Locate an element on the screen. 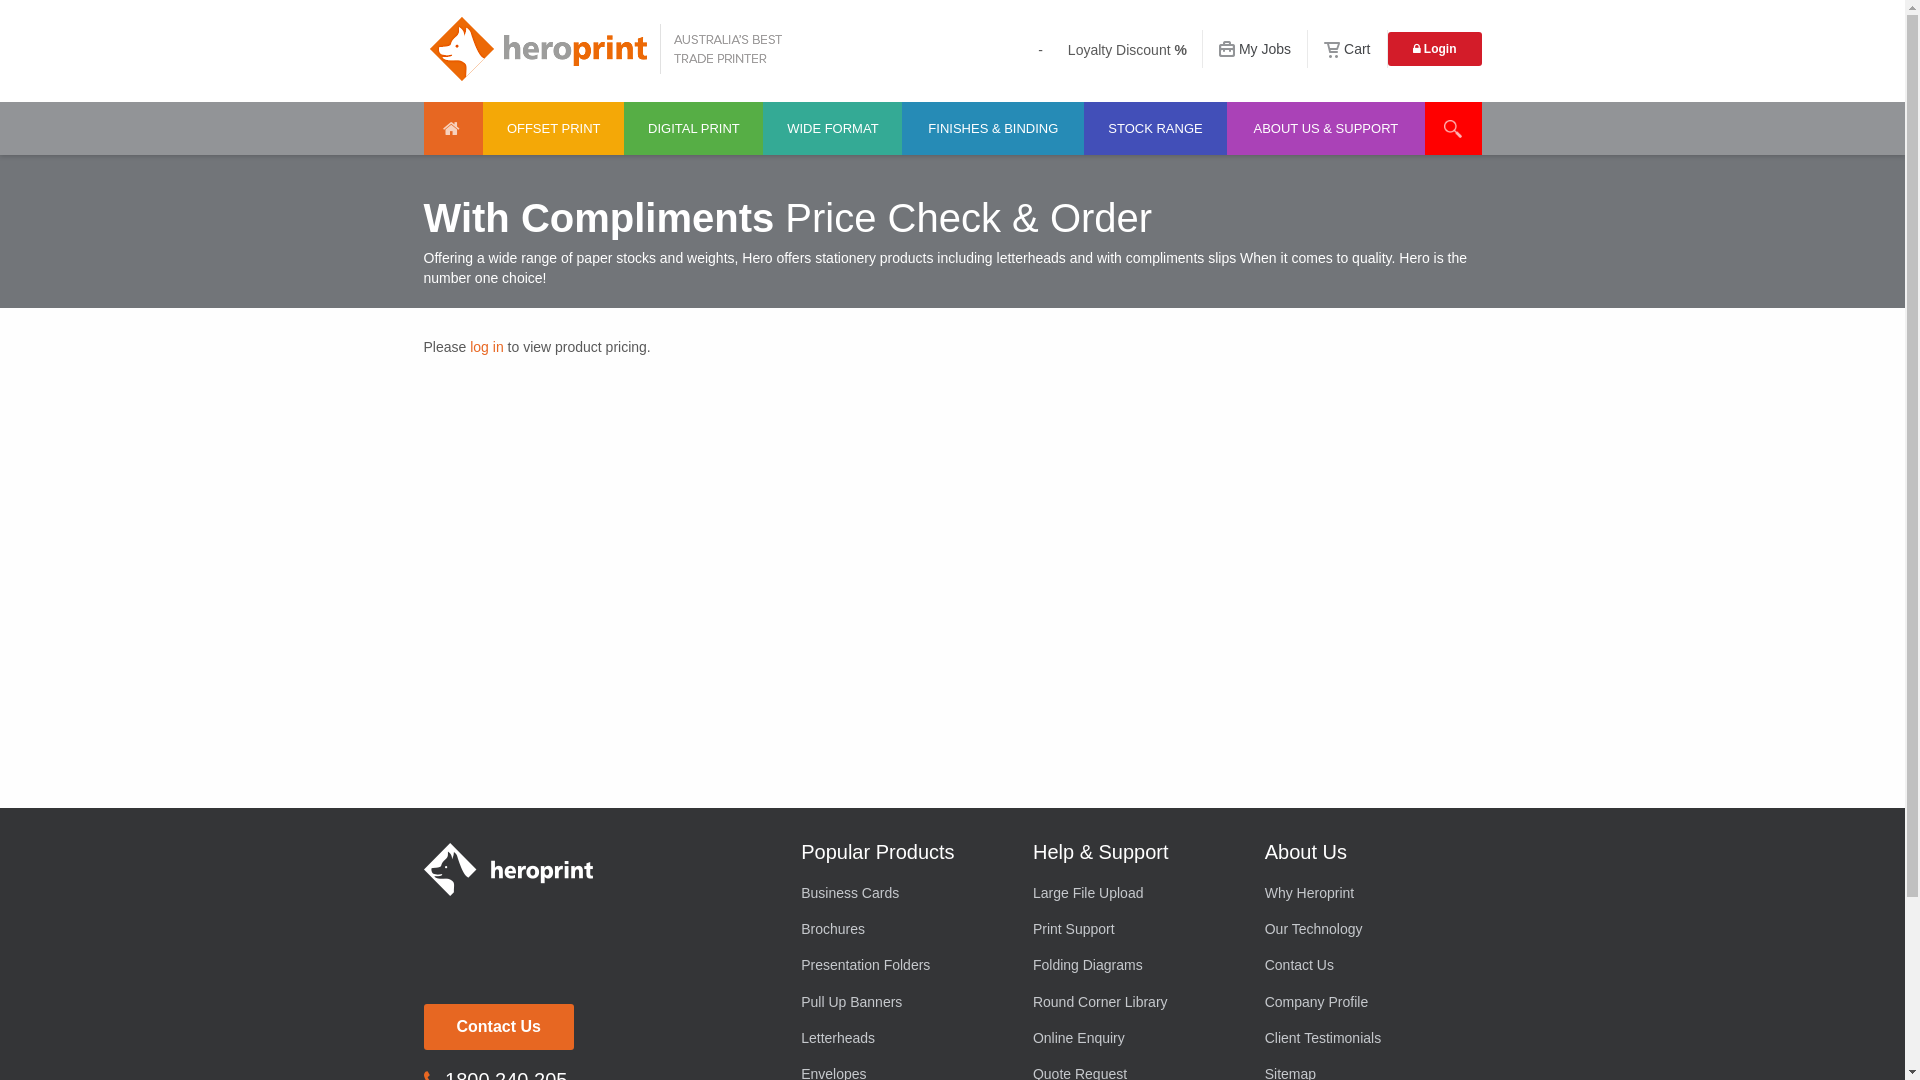  'Print Support' is located at coordinates (1032, 929).